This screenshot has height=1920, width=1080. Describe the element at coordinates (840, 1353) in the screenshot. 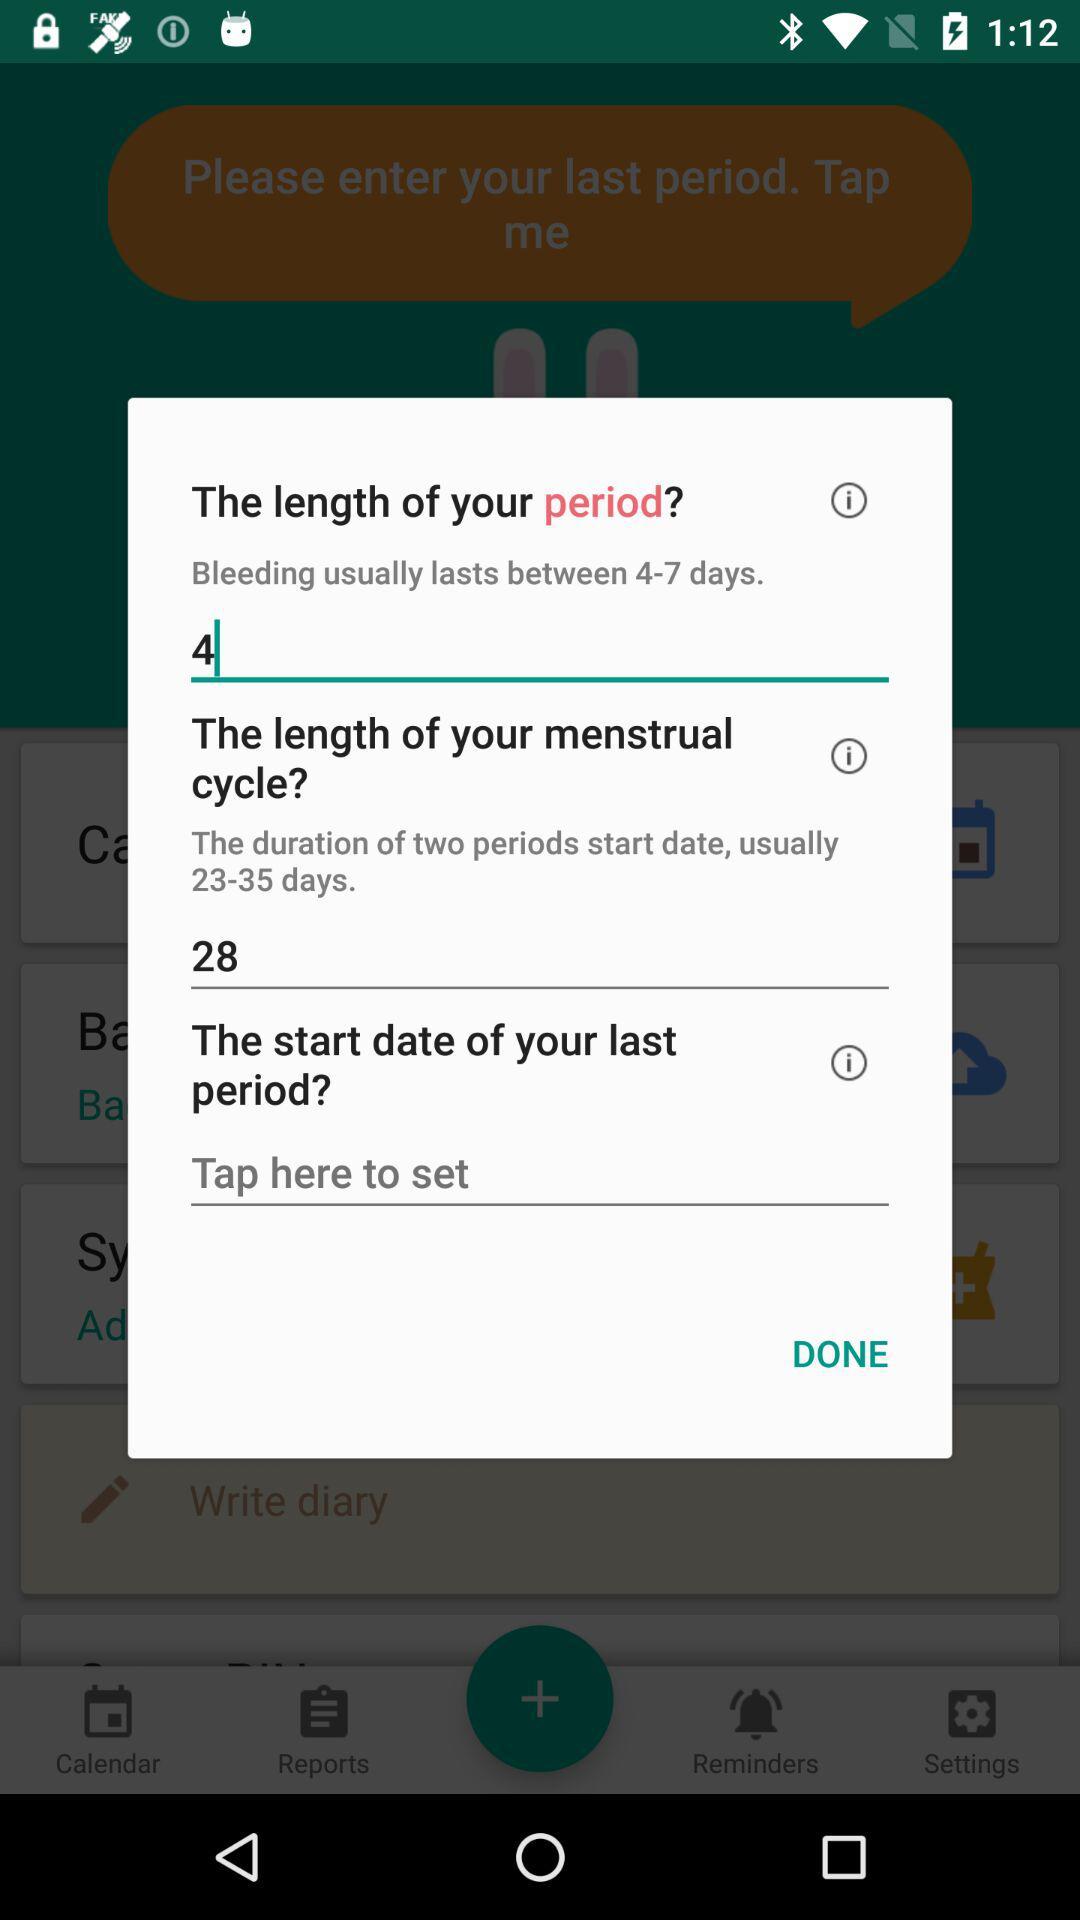

I see `done` at that location.